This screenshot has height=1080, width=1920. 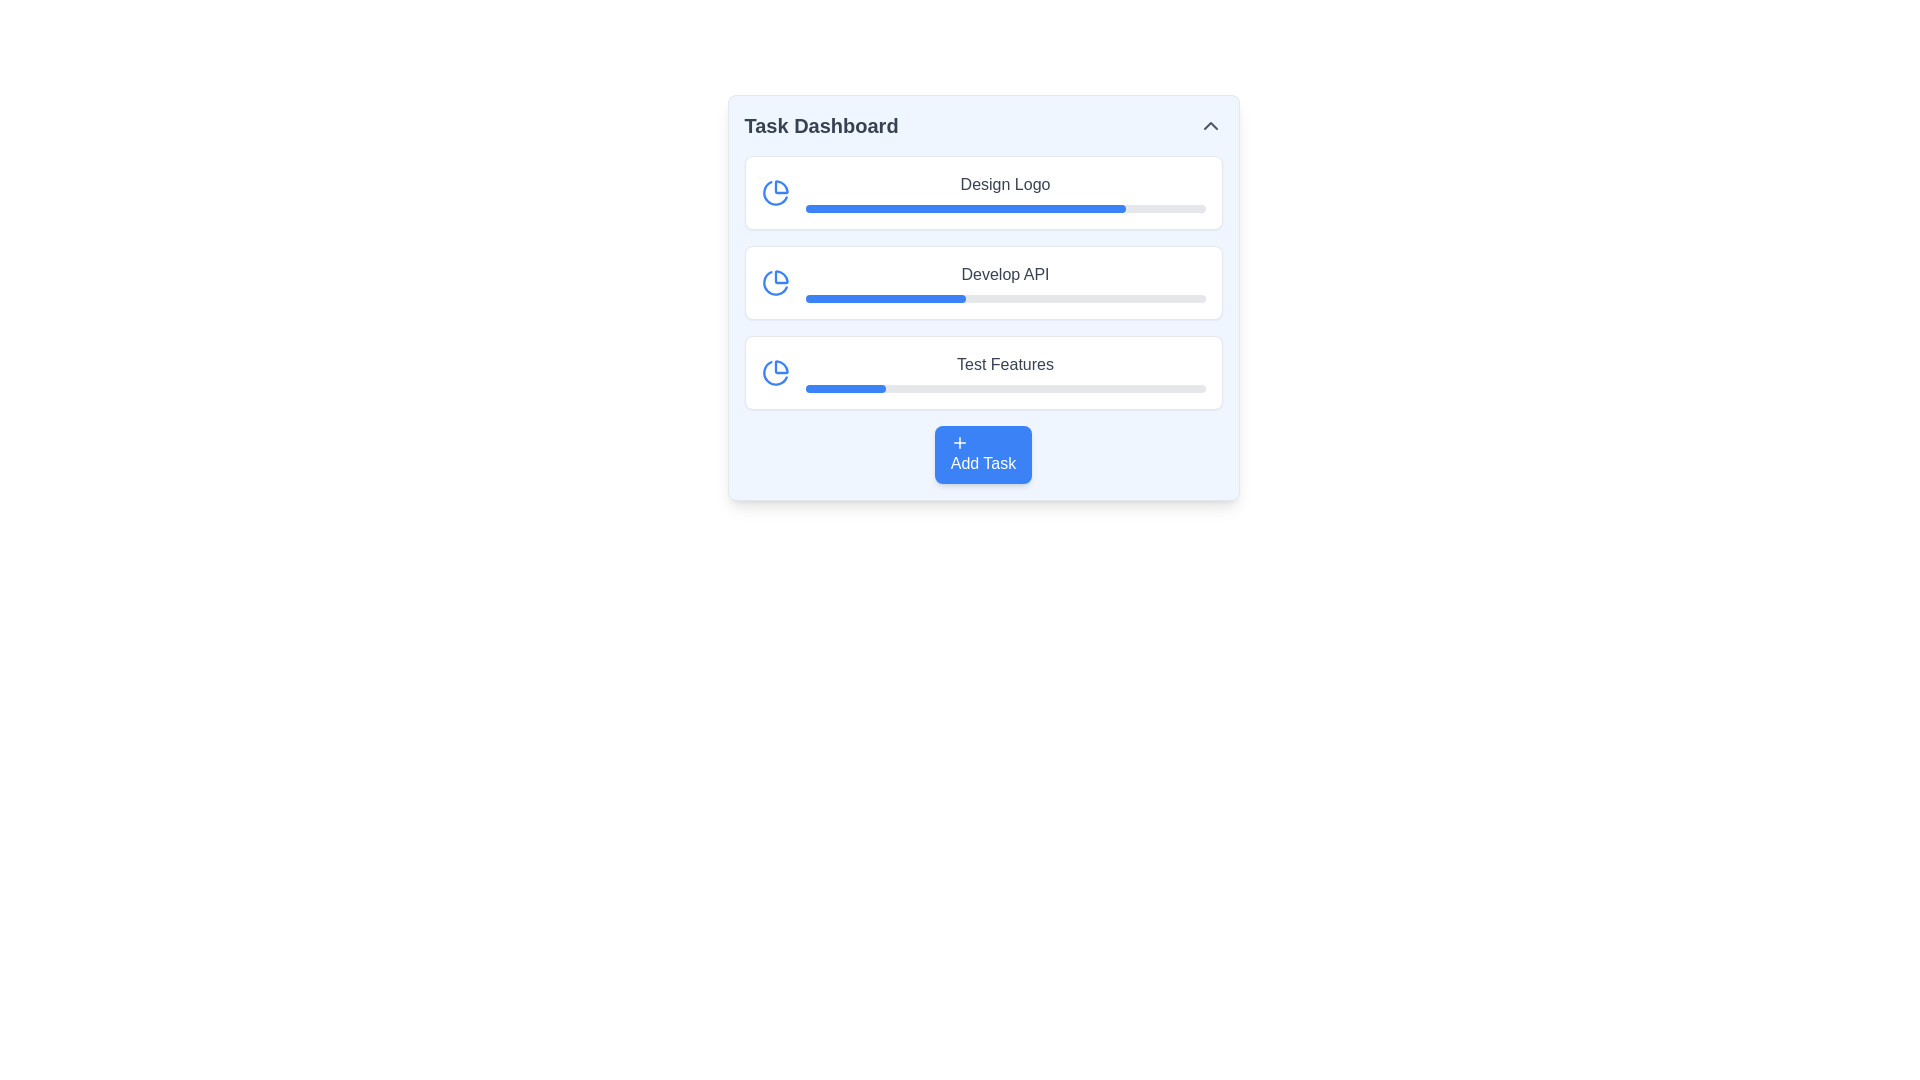 What do you see at coordinates (1209, 126) in the screenshot?
I see `the toggle button/icon (Chevron/Arrow)` at bounding box center [1209, 126].